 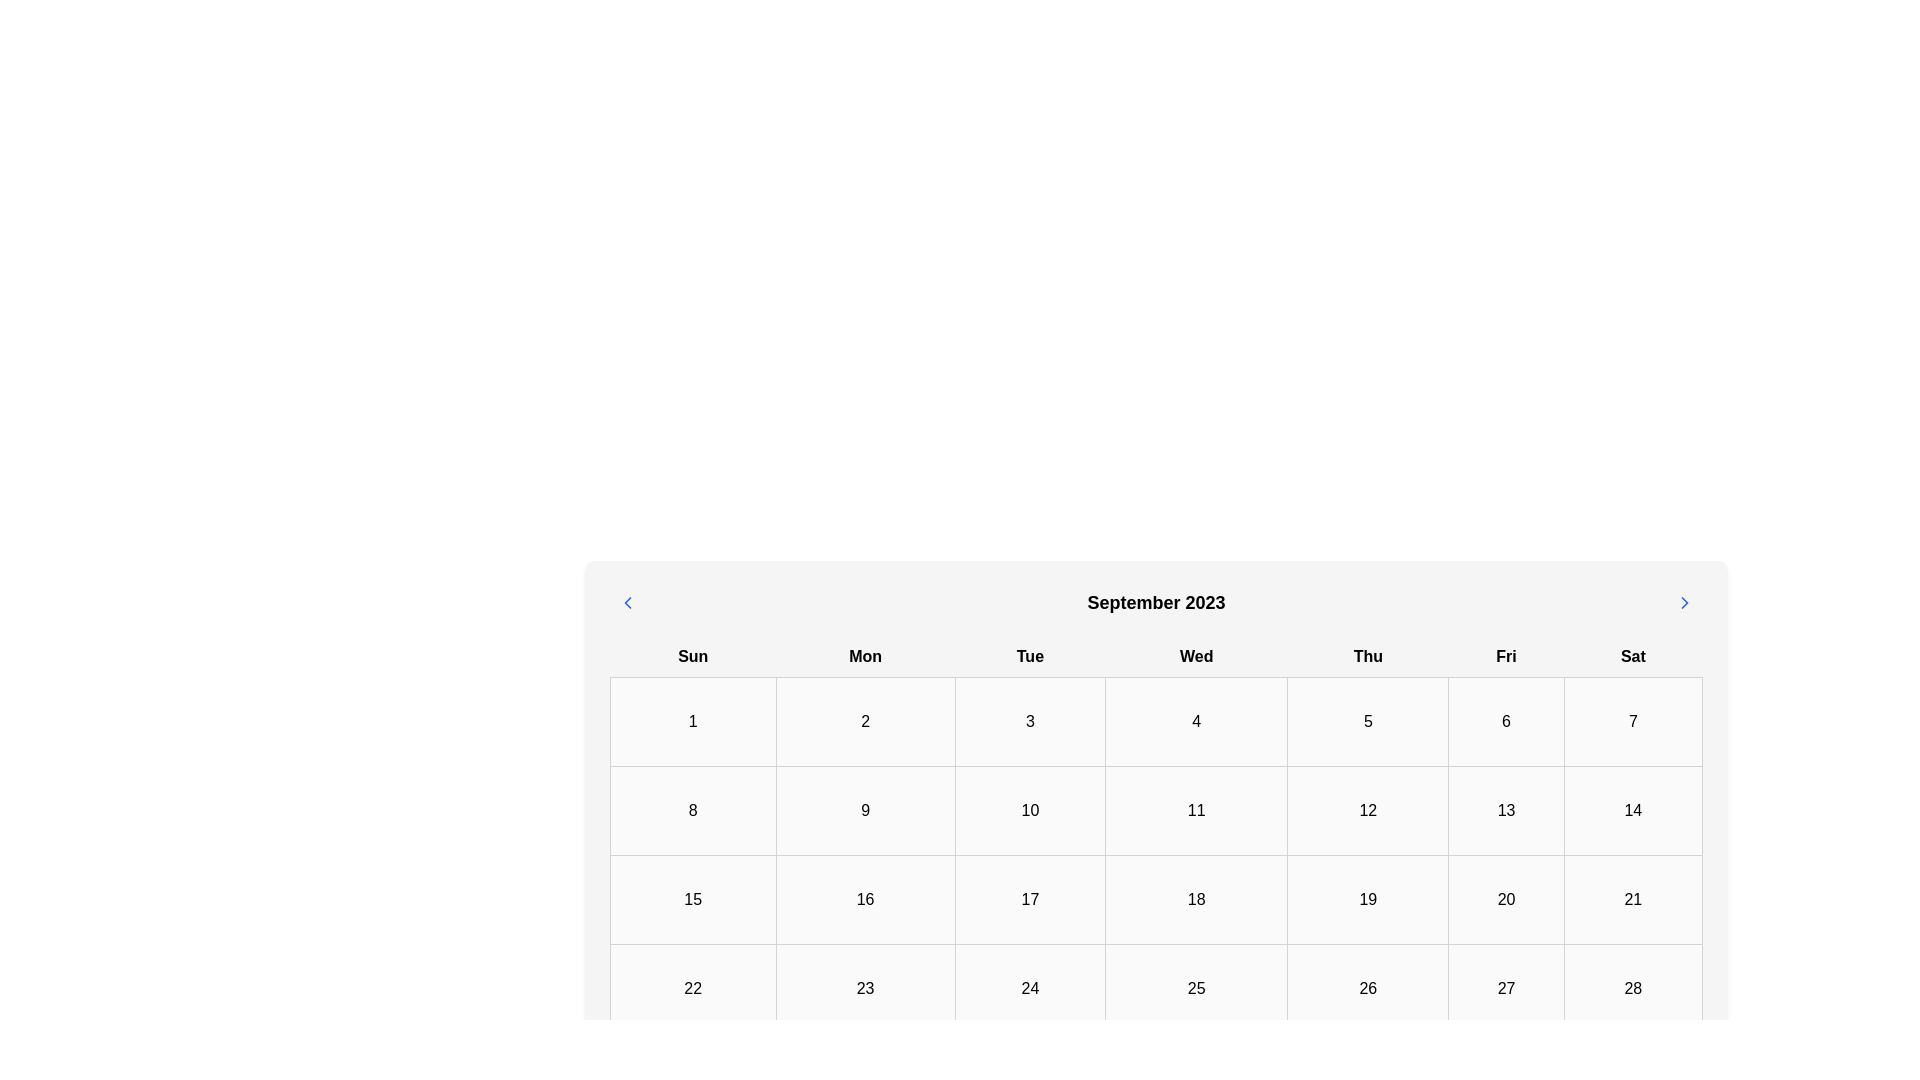 I want to click on the calendar cell representing the date '1', located, so click(x=692, y=721).